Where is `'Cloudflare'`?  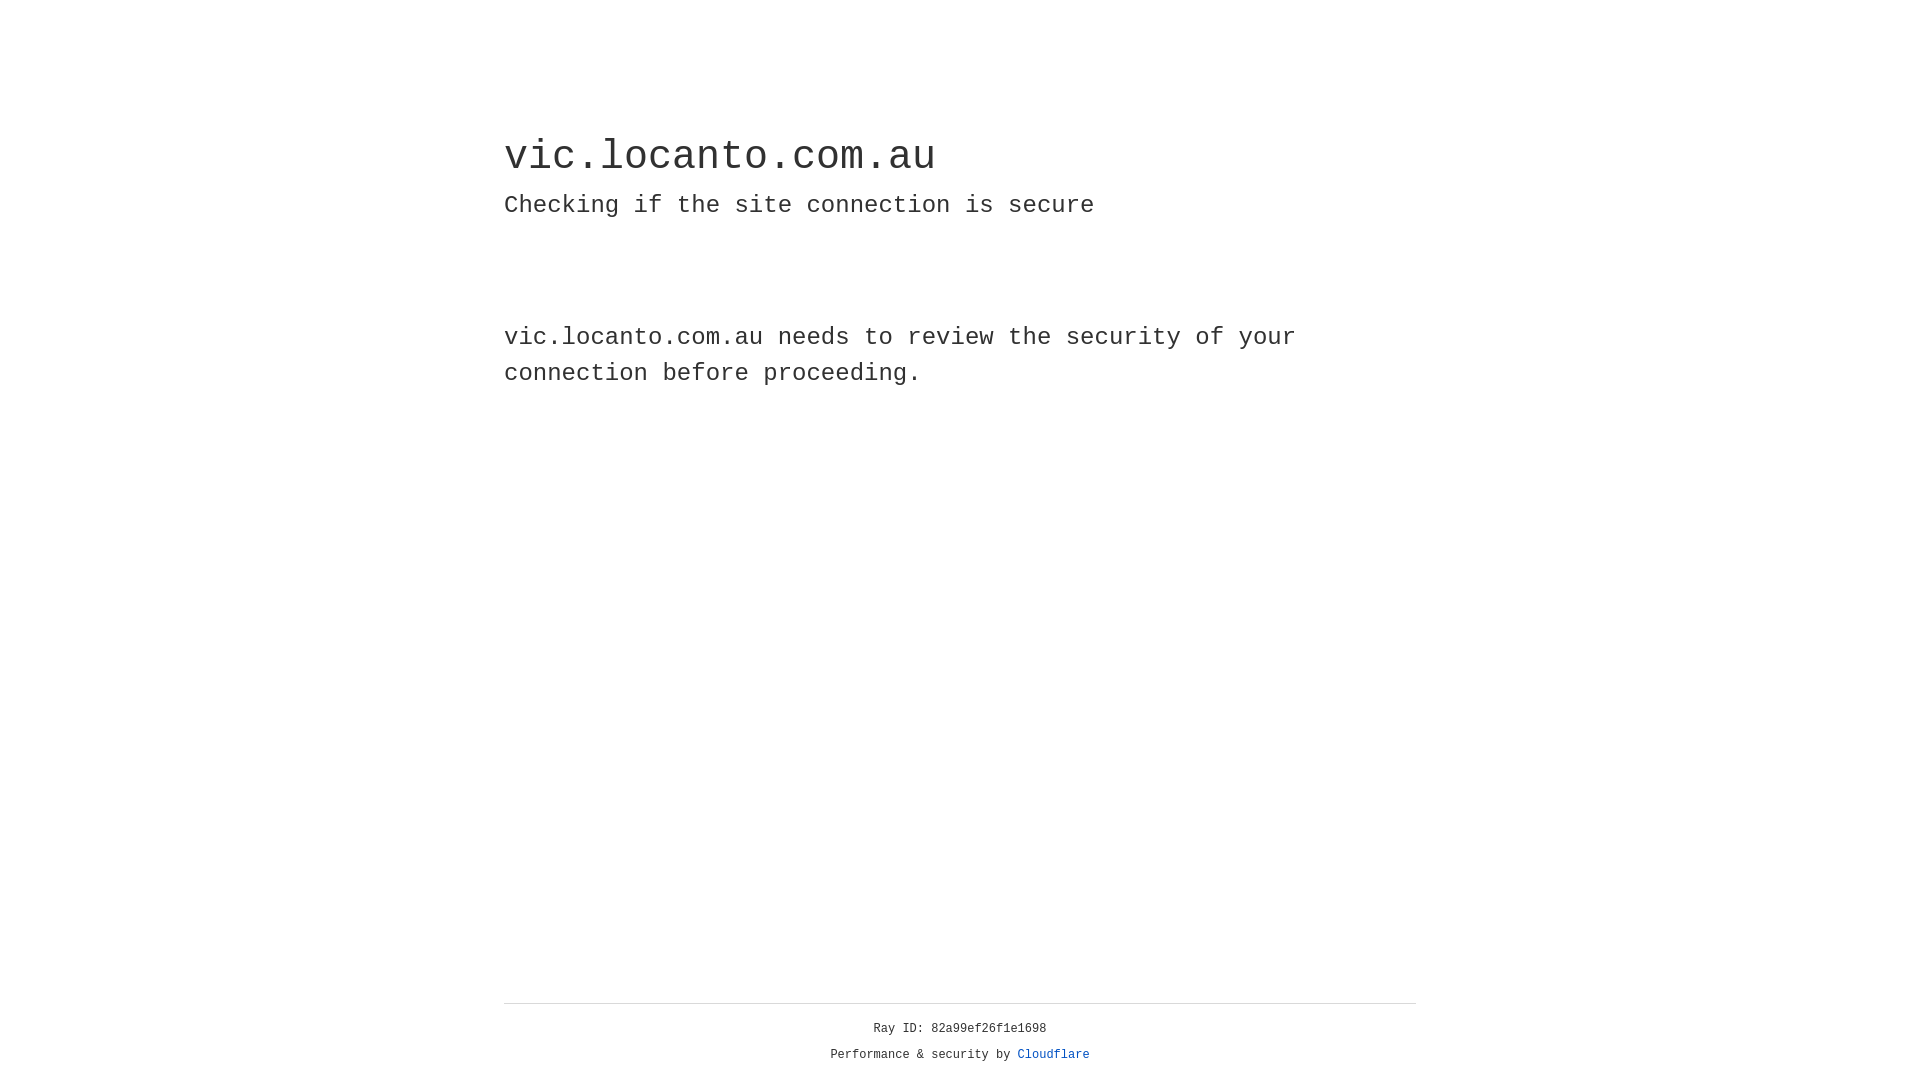
'Cloudflare' is located at coordinates (1017, 1054).